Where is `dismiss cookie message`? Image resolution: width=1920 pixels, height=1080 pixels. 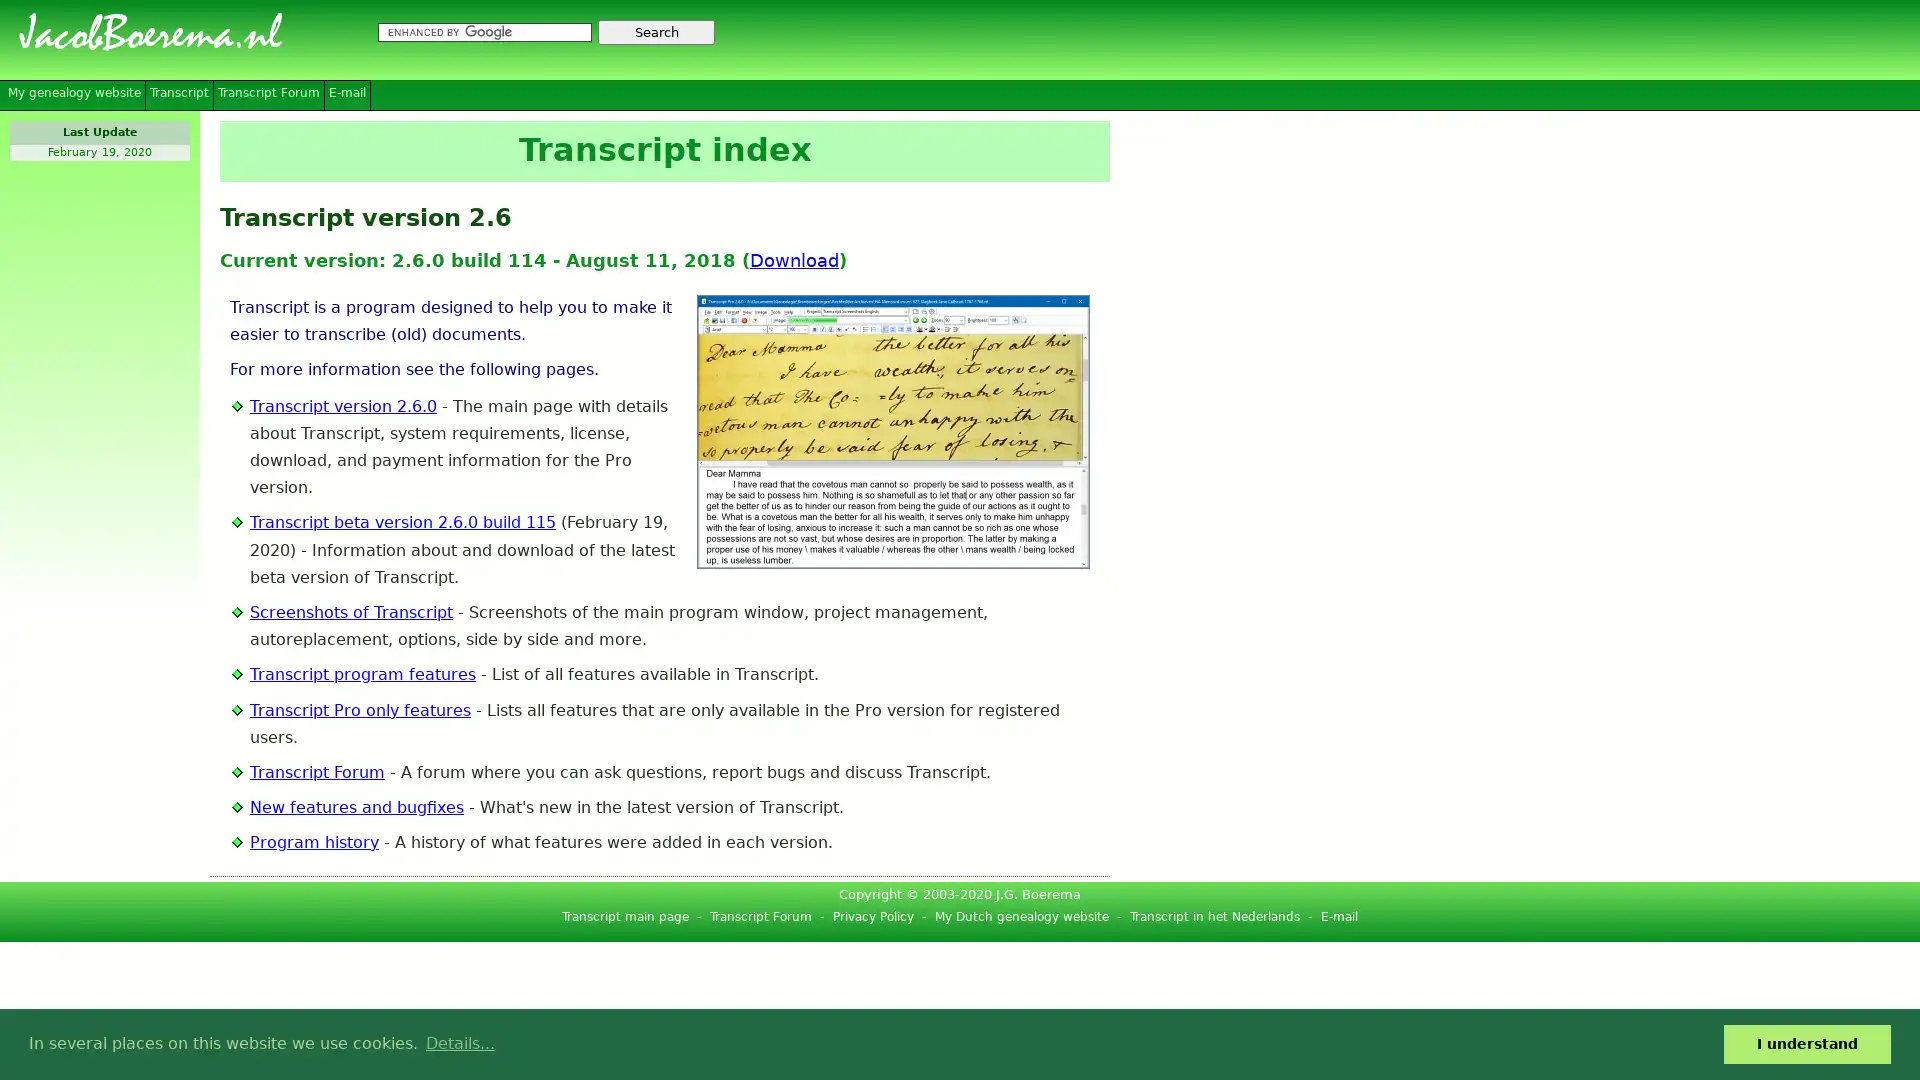
dismiss cookie message is located at coordinates (1807, 1043).